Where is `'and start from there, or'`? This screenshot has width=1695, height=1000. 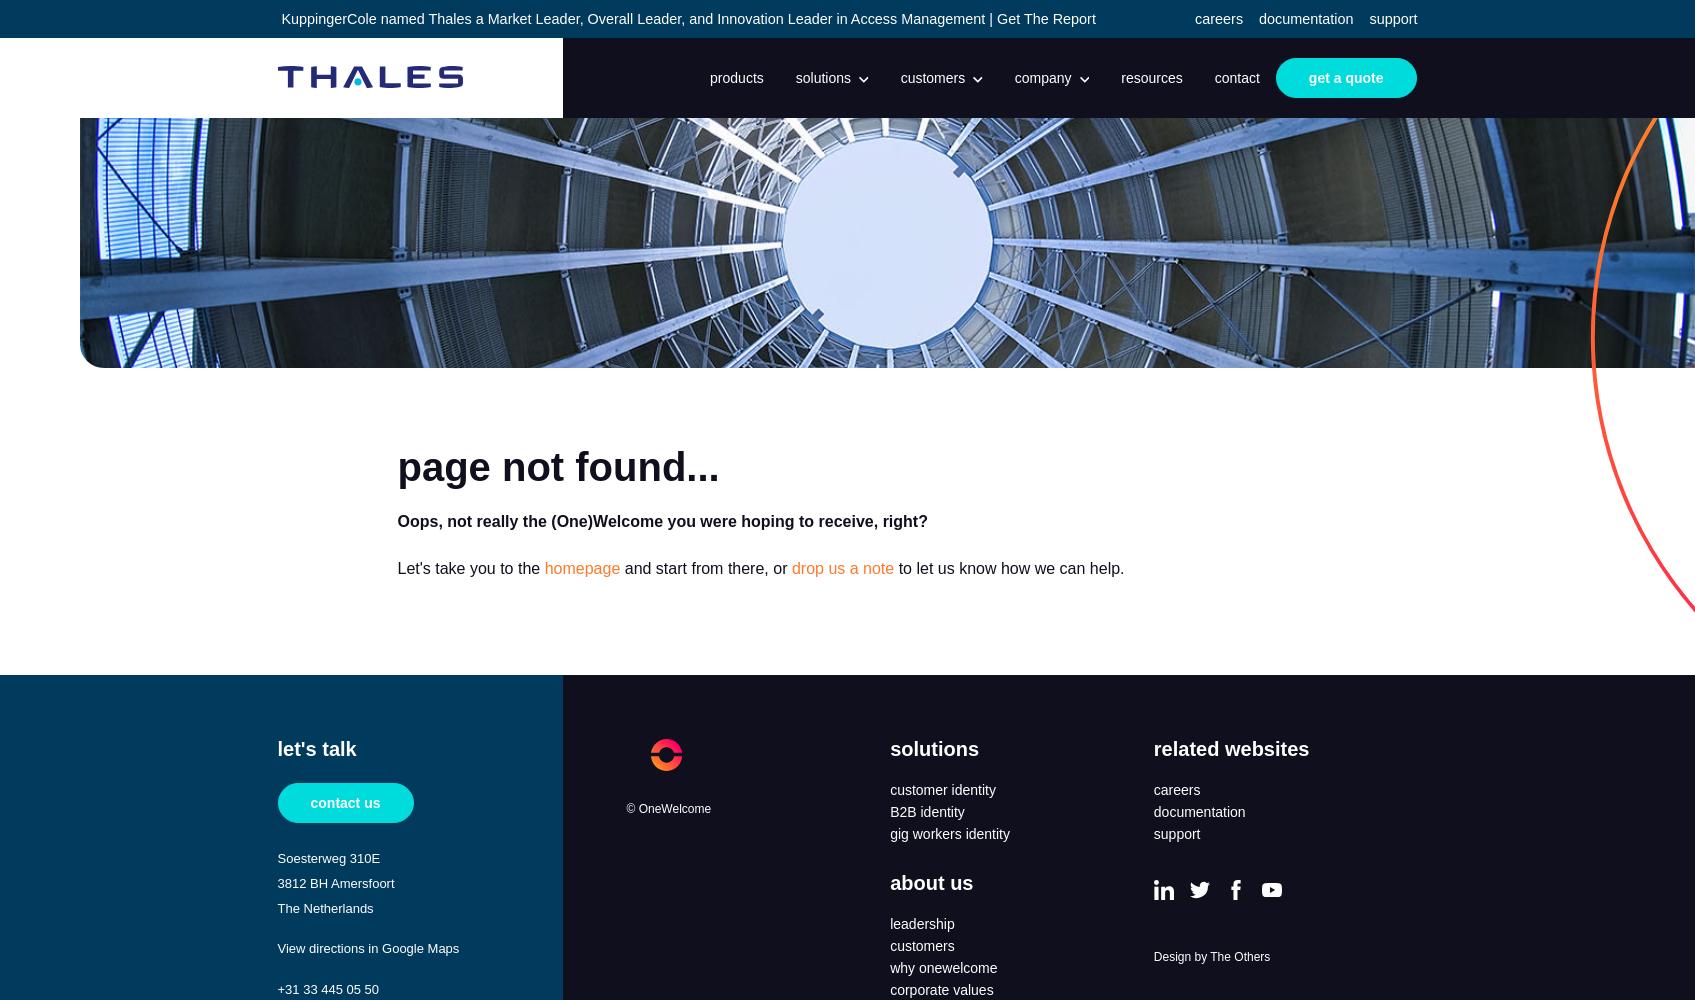
'and start from there, or' is located at coordinates (705, 566).